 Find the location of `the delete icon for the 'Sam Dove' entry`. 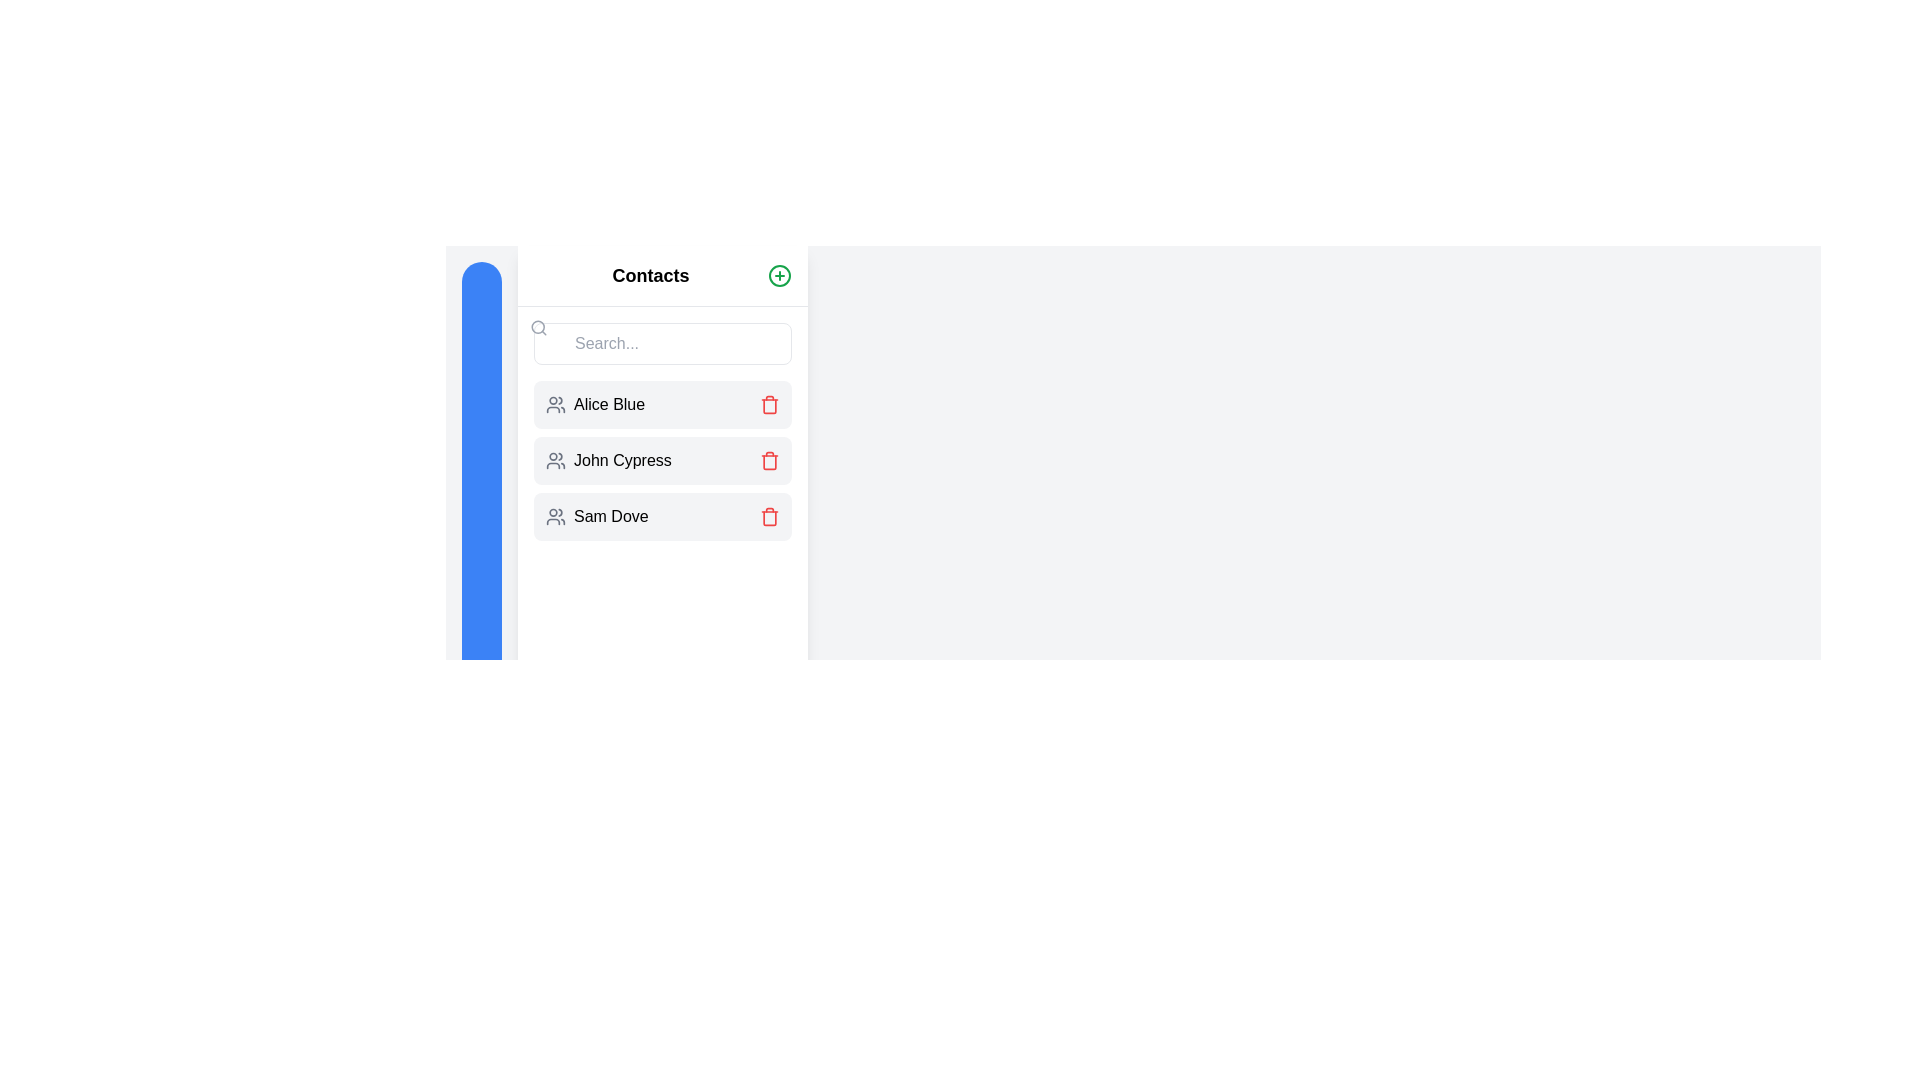

the delete icon for the 'Sam Dove' entry is located at coordinates (768, 515).